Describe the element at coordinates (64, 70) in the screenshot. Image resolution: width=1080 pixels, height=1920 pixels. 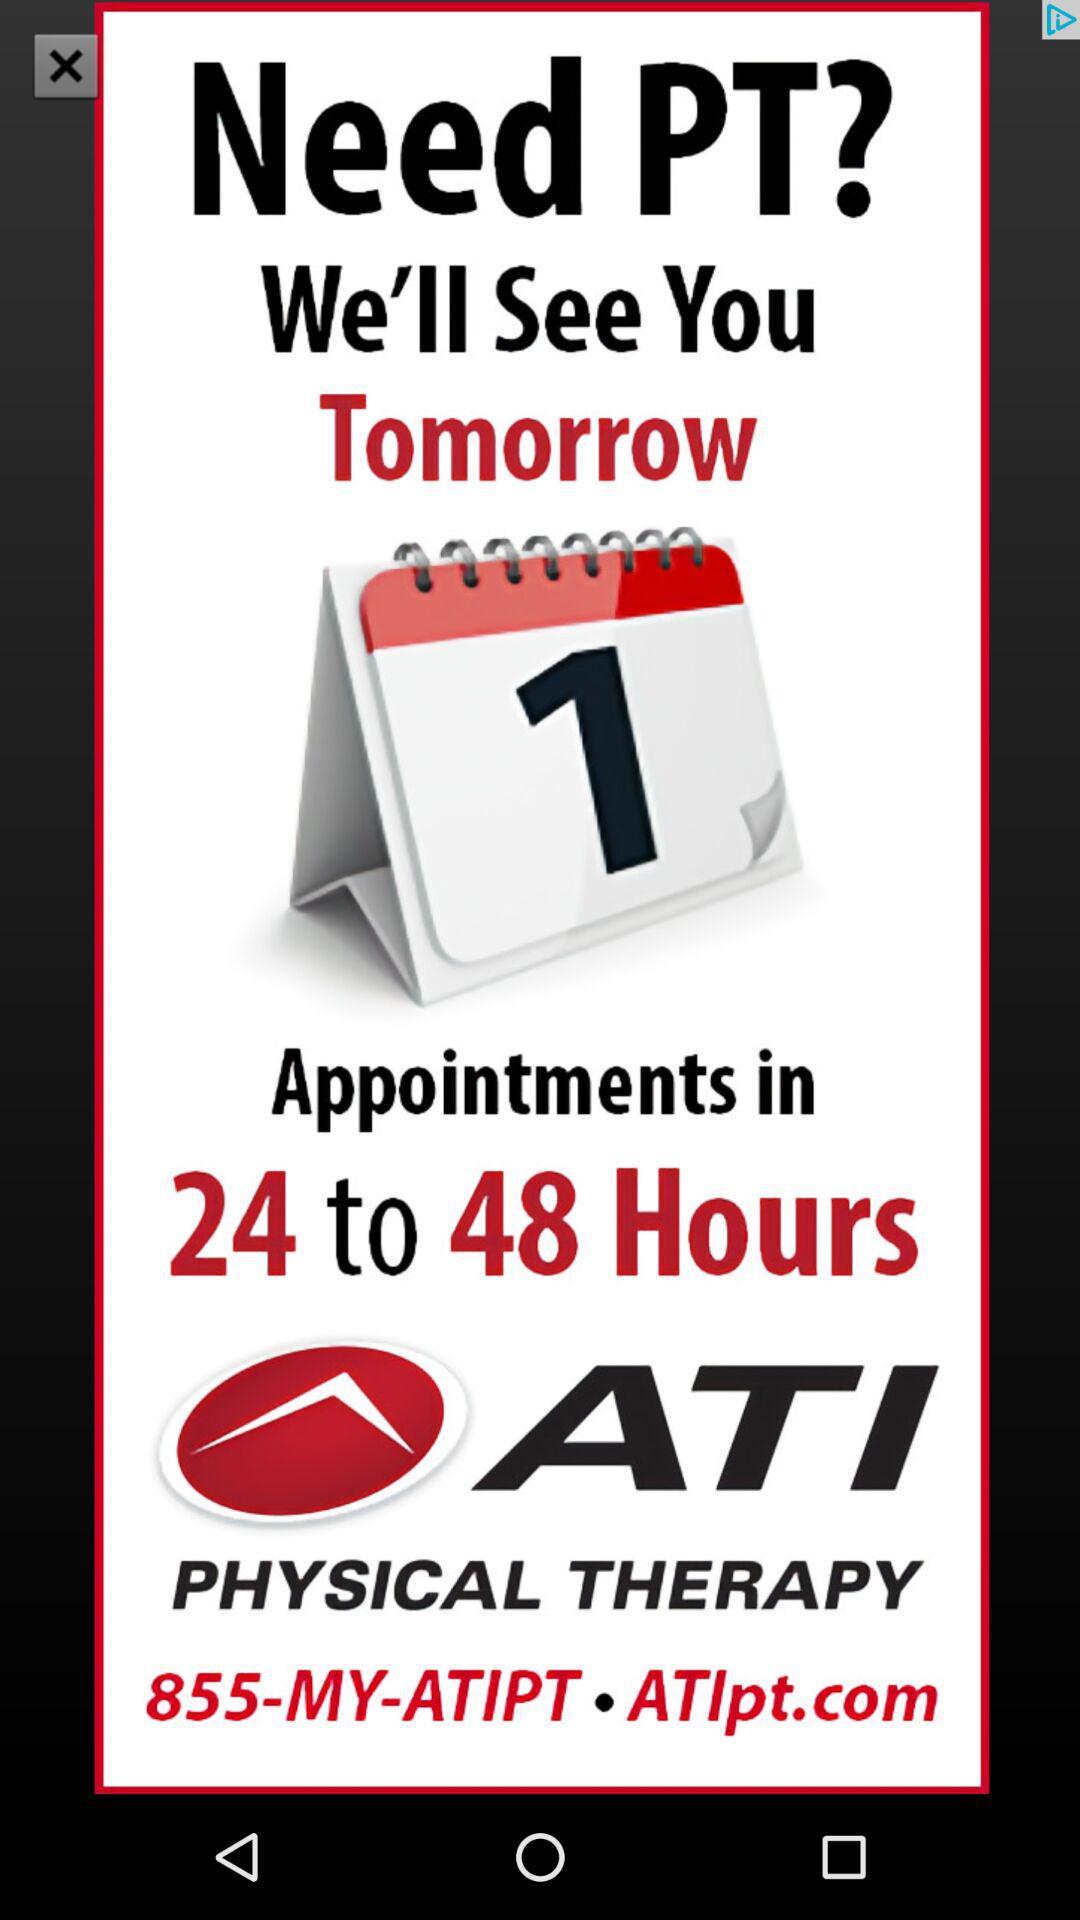
I see `the close icon` at that location.